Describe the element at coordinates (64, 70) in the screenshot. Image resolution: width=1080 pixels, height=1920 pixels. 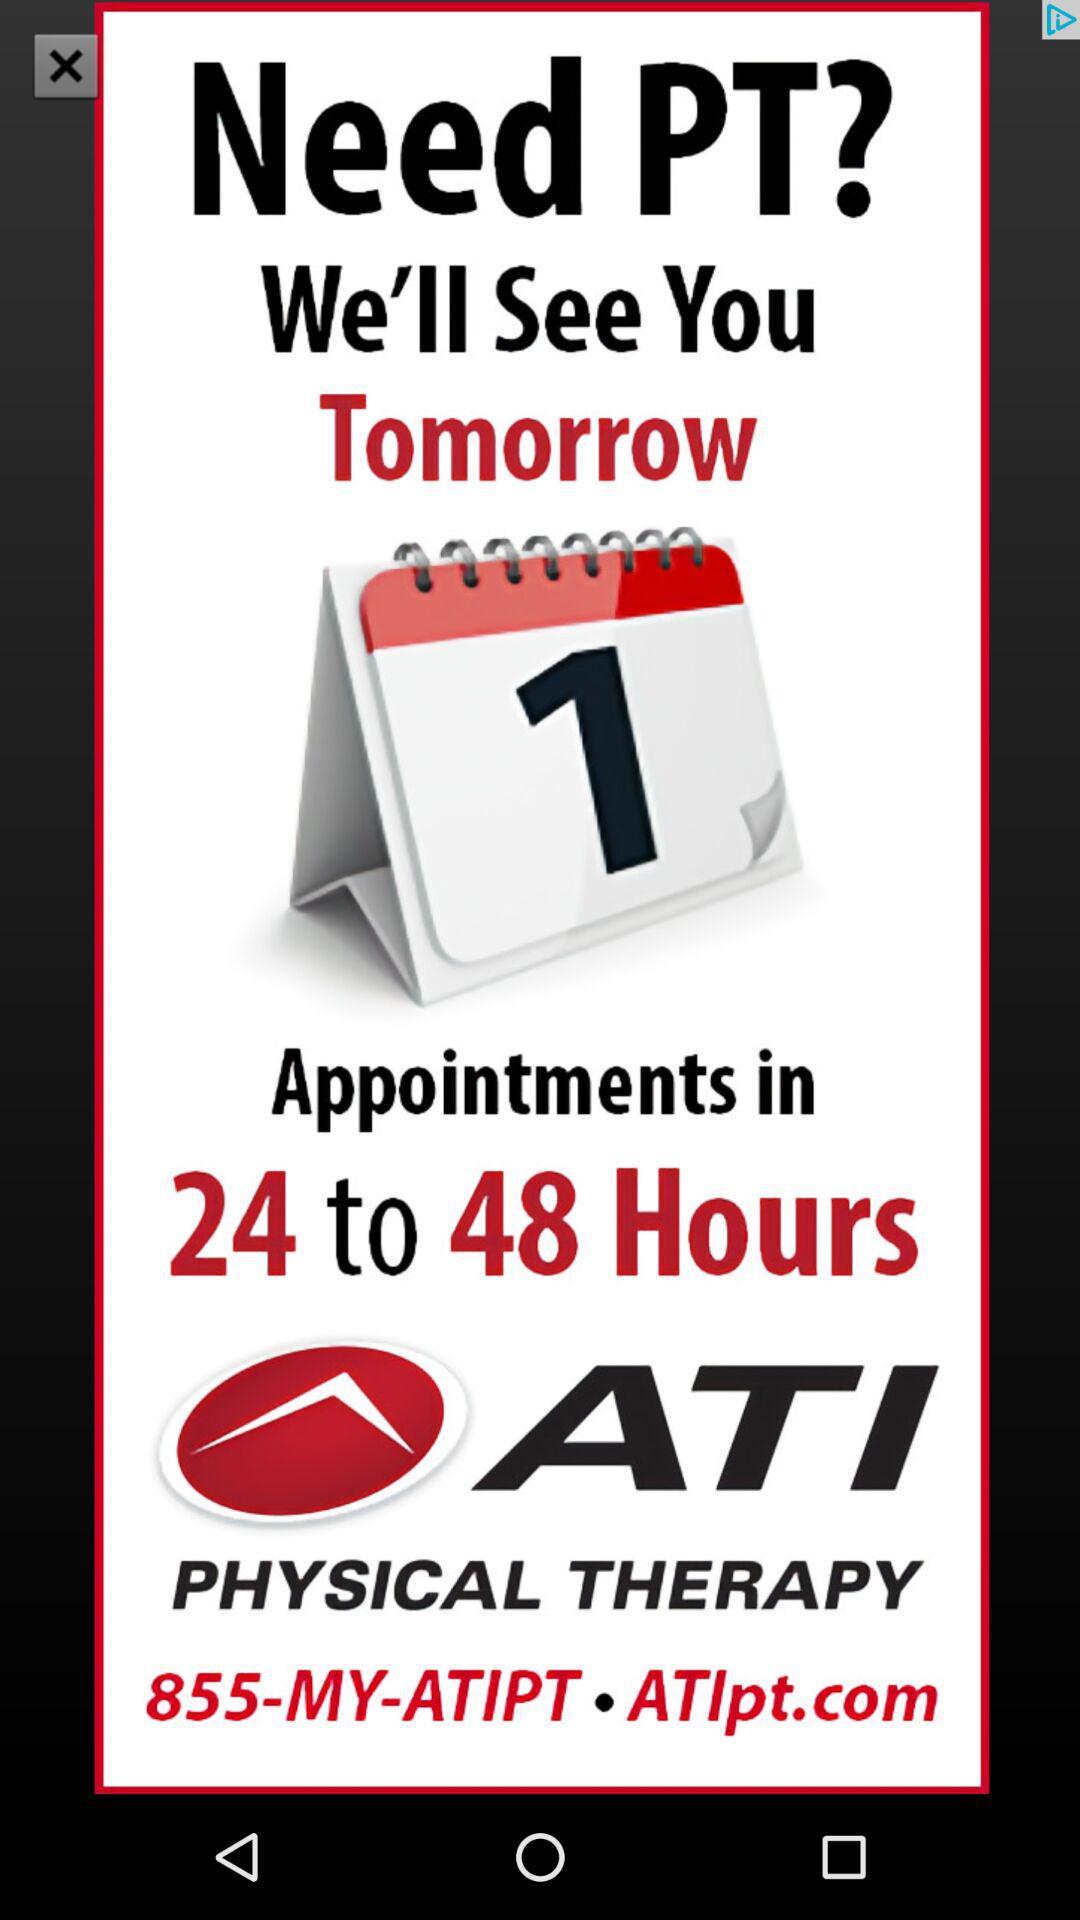
I see `the close icon` at that location.